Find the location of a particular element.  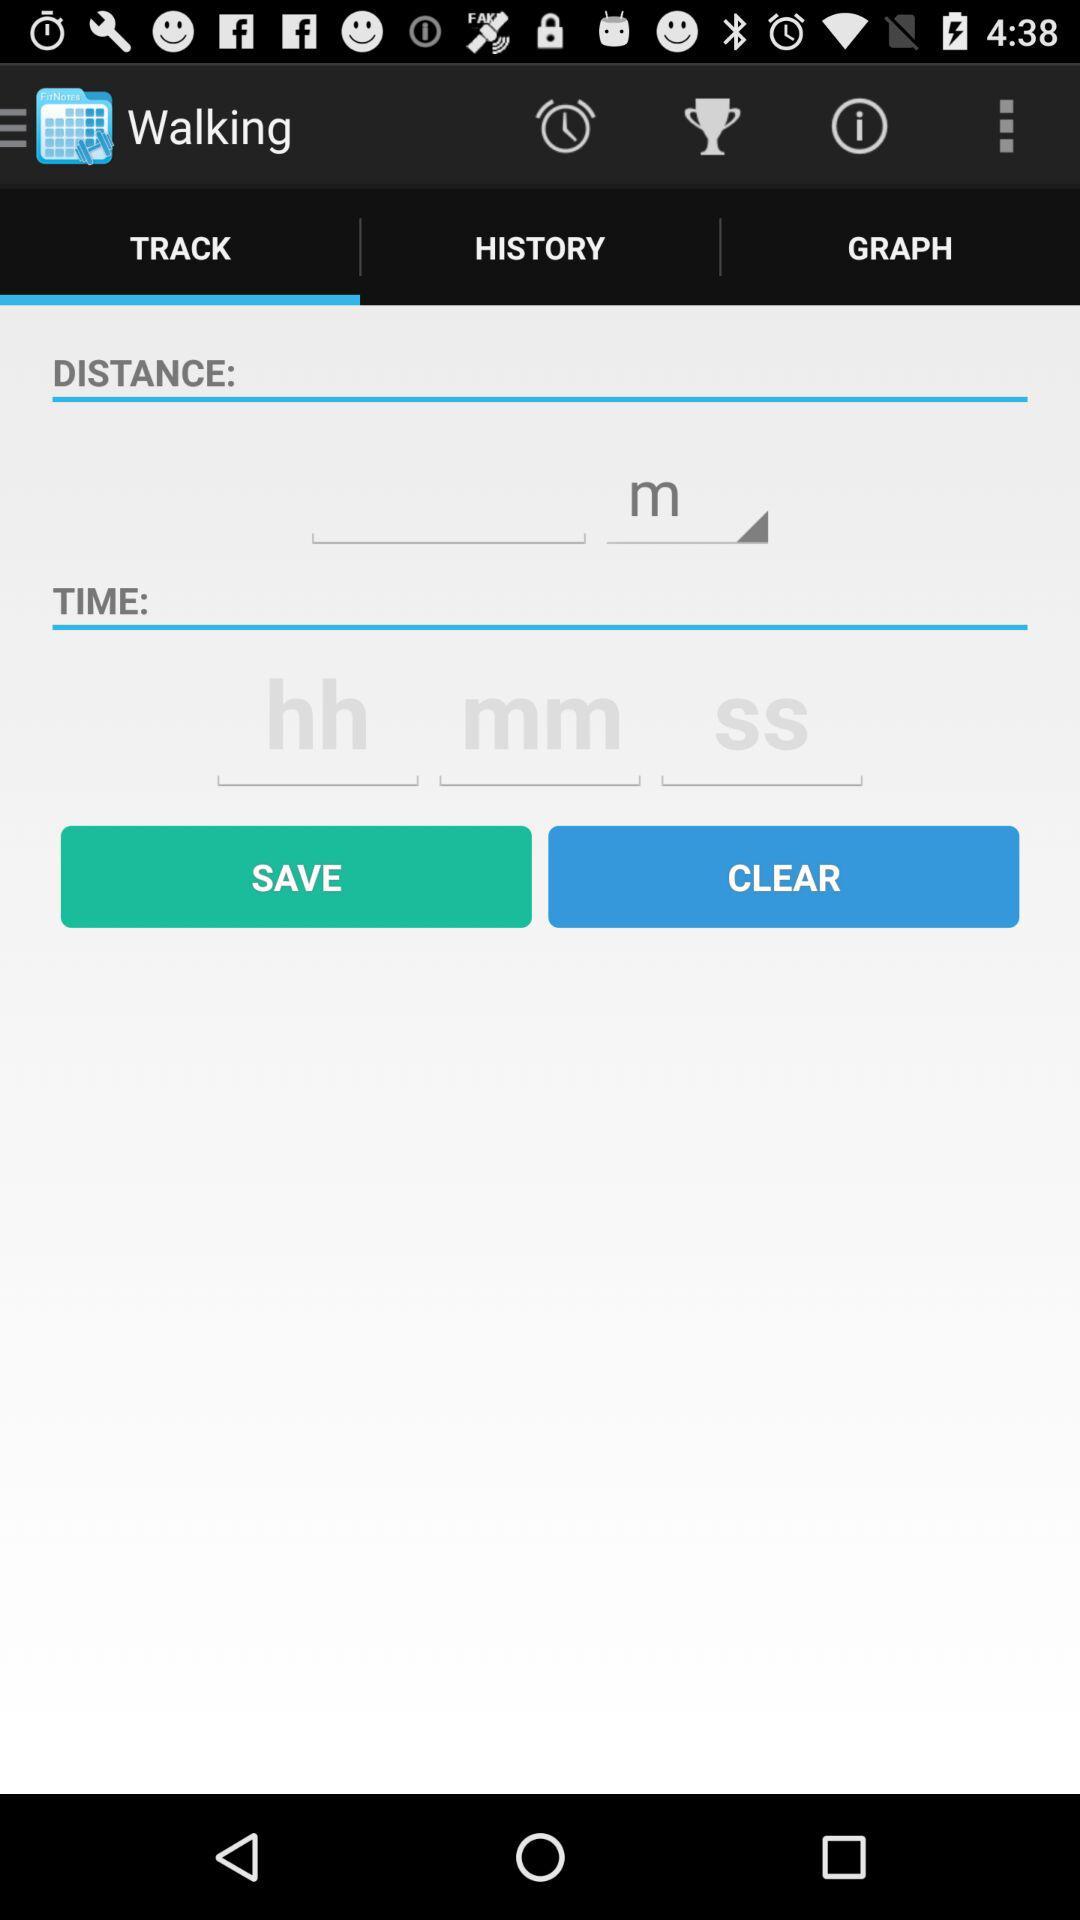

hour is located at coordinates (316, 713).